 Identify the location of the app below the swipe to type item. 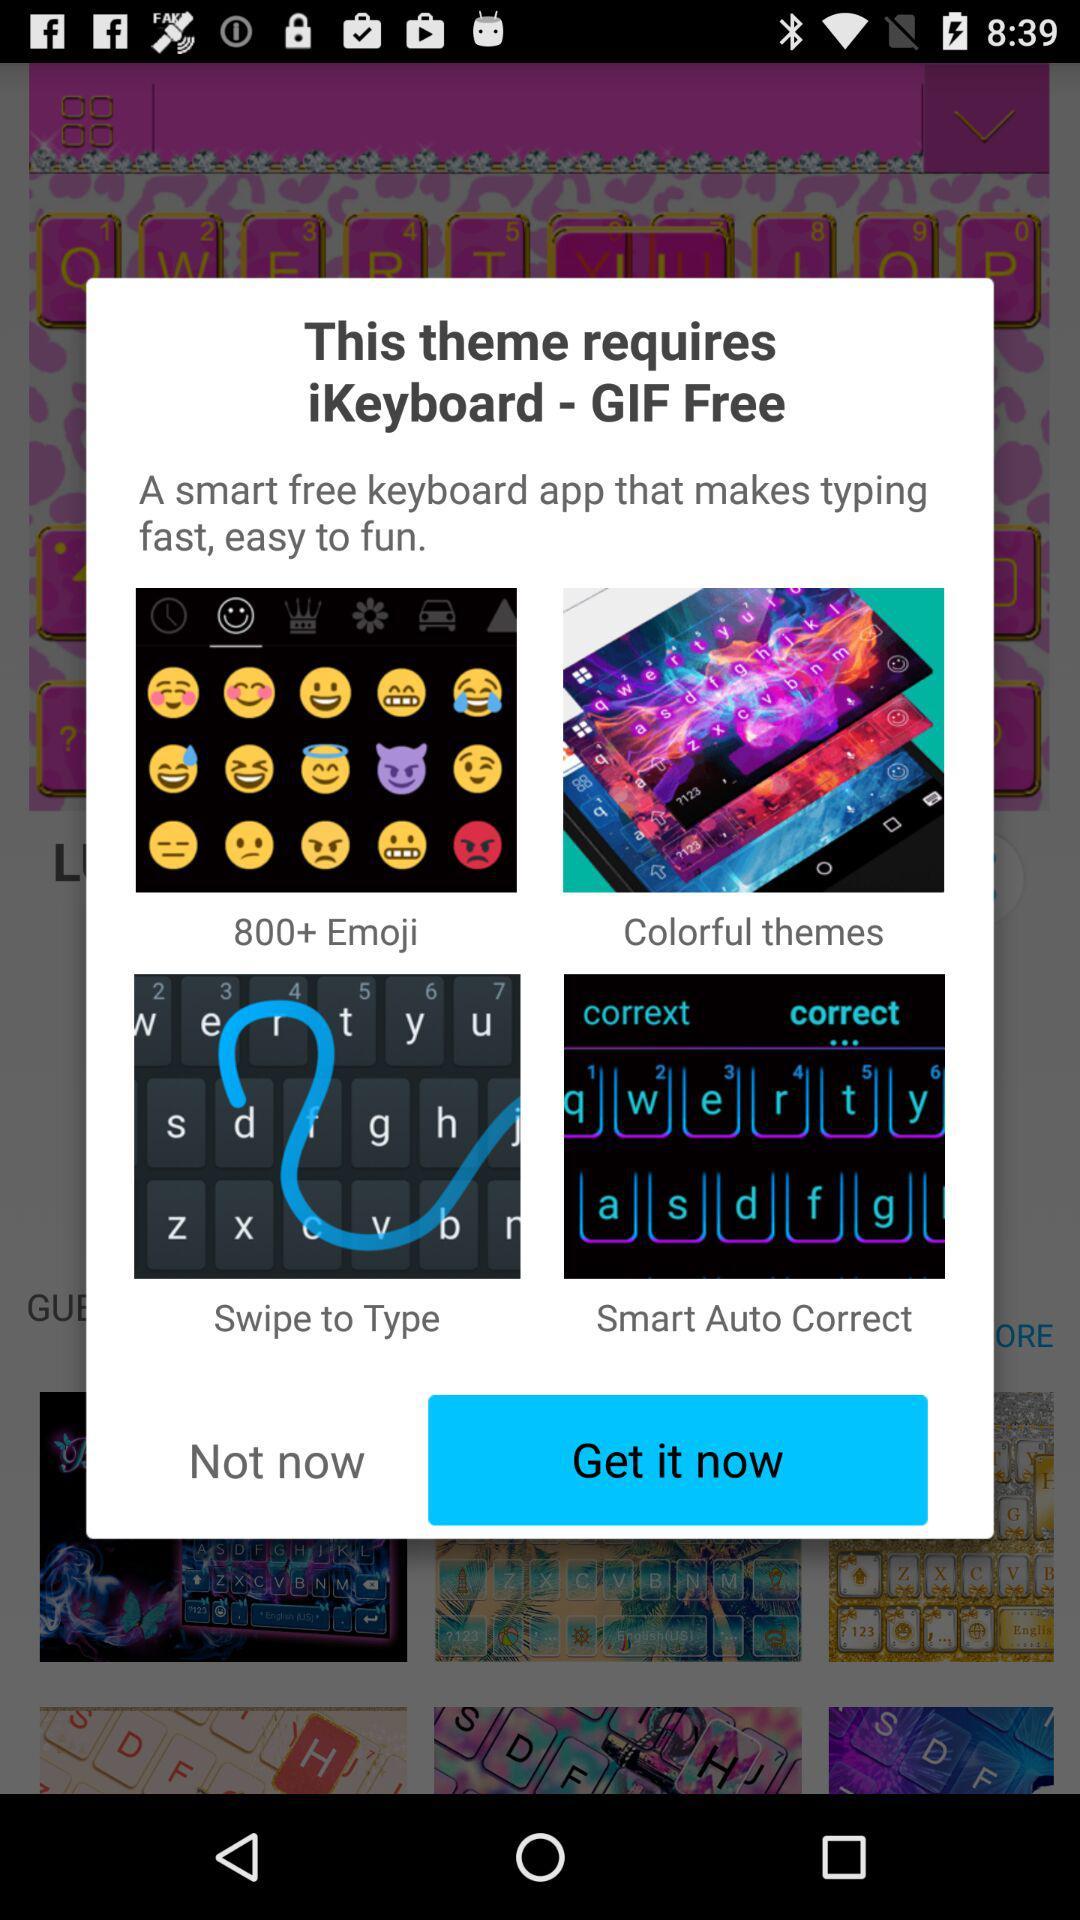
(276, 1460).